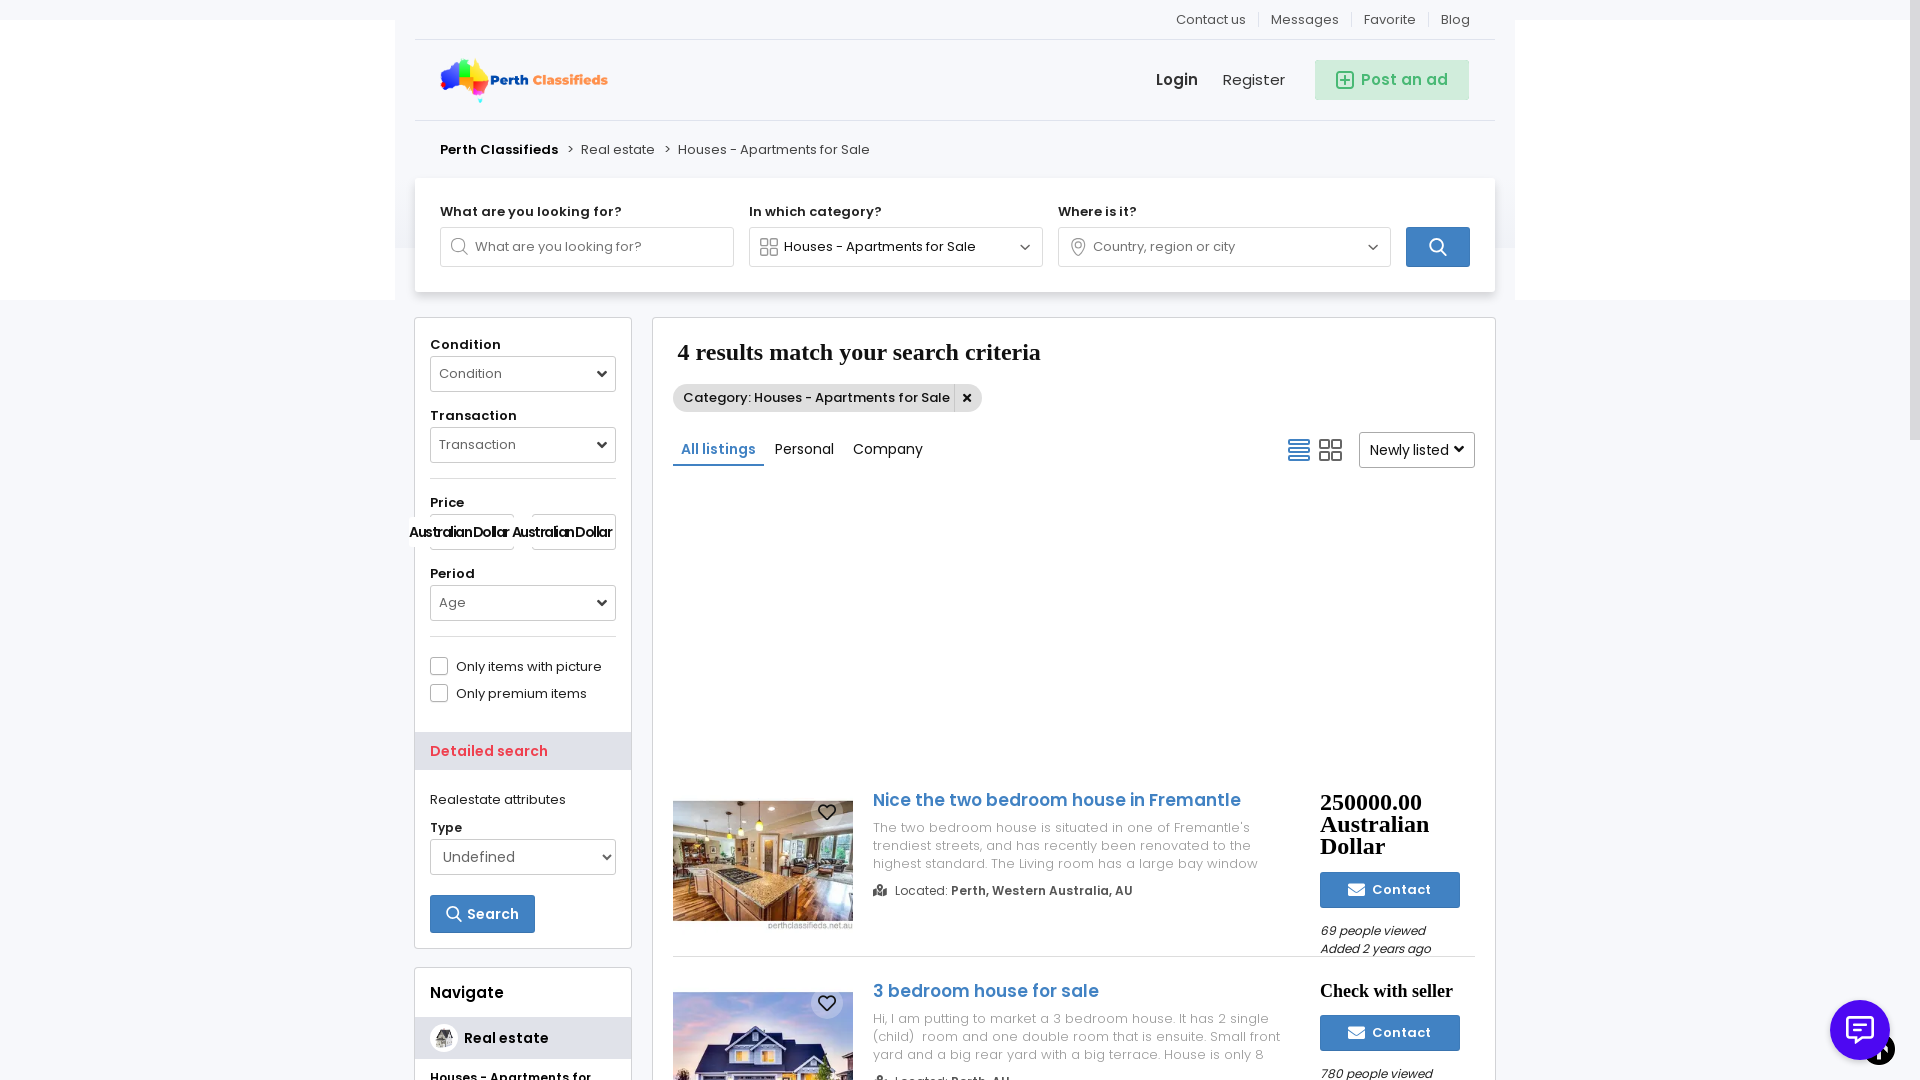  What do you see at coordinates (1257, 19) in the screenshot?
I see `'Messages'` at bounding box center [1257, 19].